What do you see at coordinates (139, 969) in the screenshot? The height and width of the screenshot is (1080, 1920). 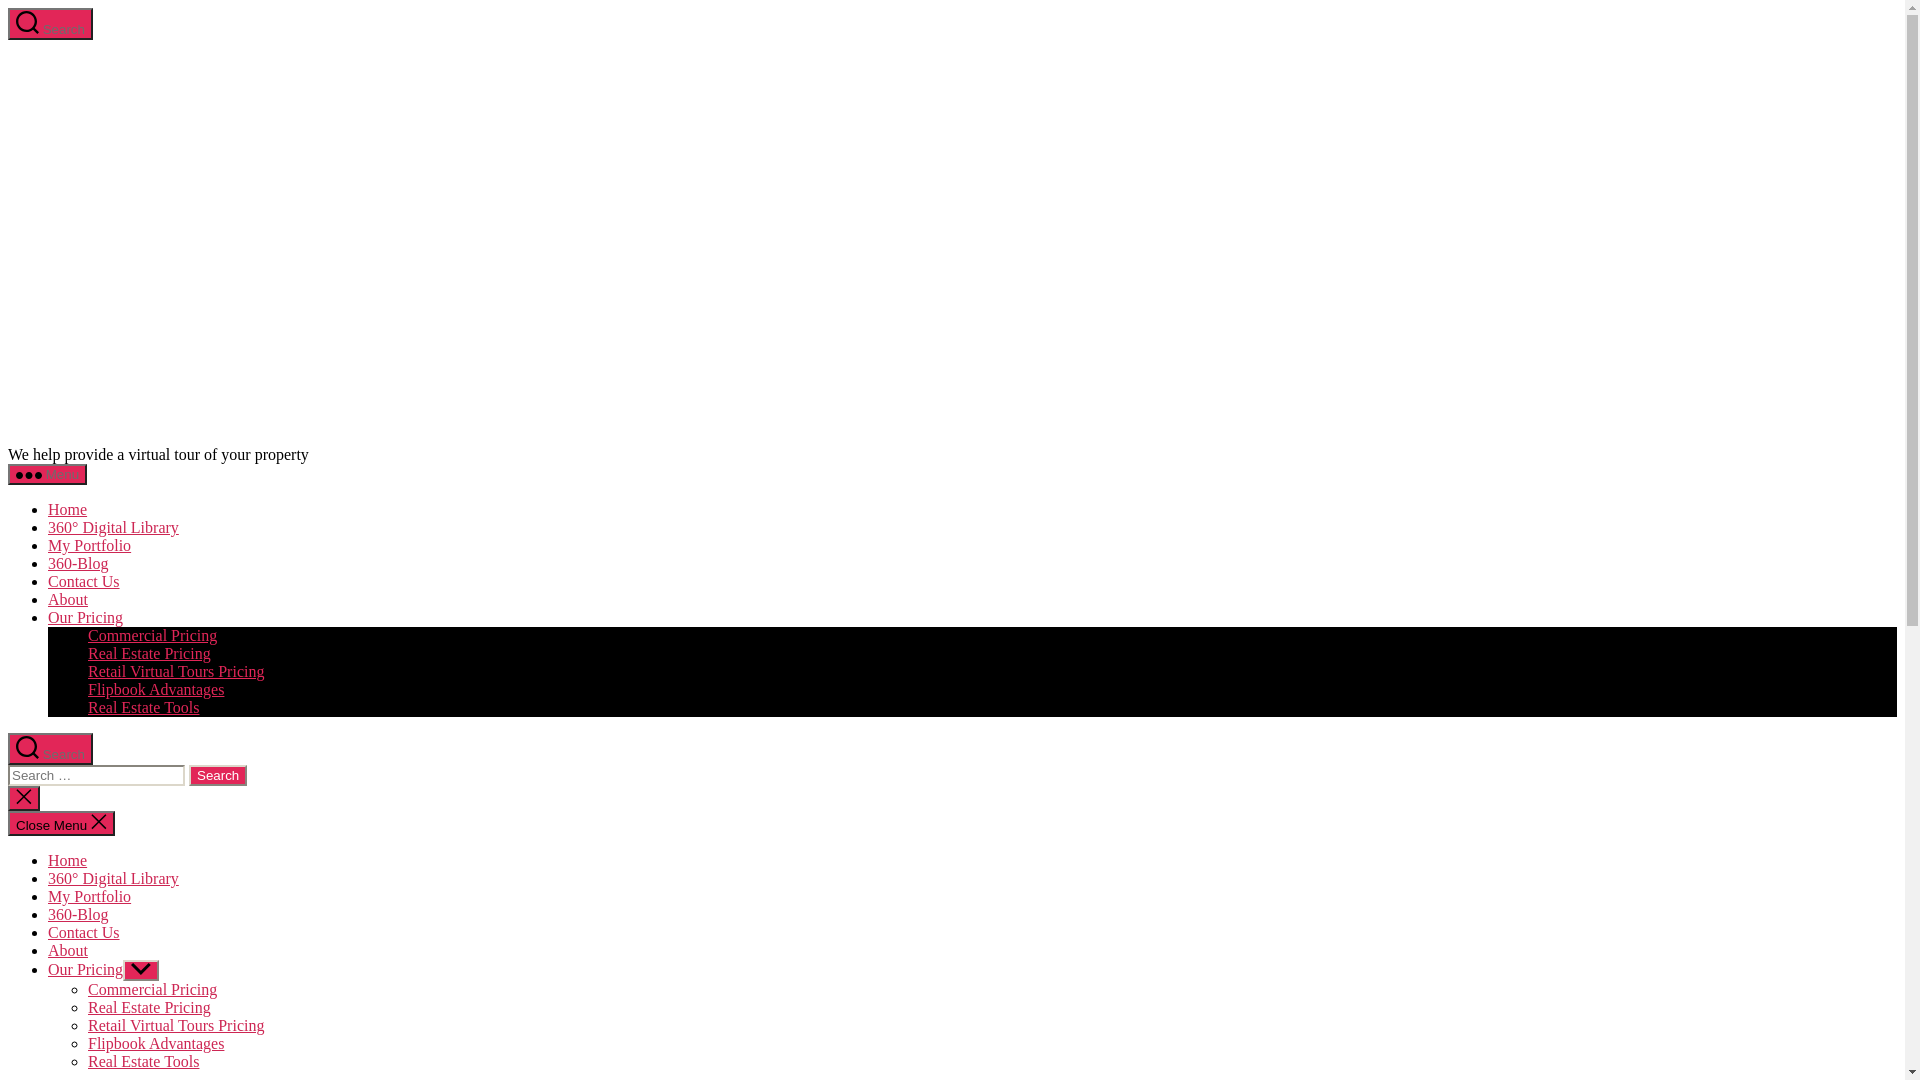 I see `'Show sub menu'` at bounding box center [139, 969].